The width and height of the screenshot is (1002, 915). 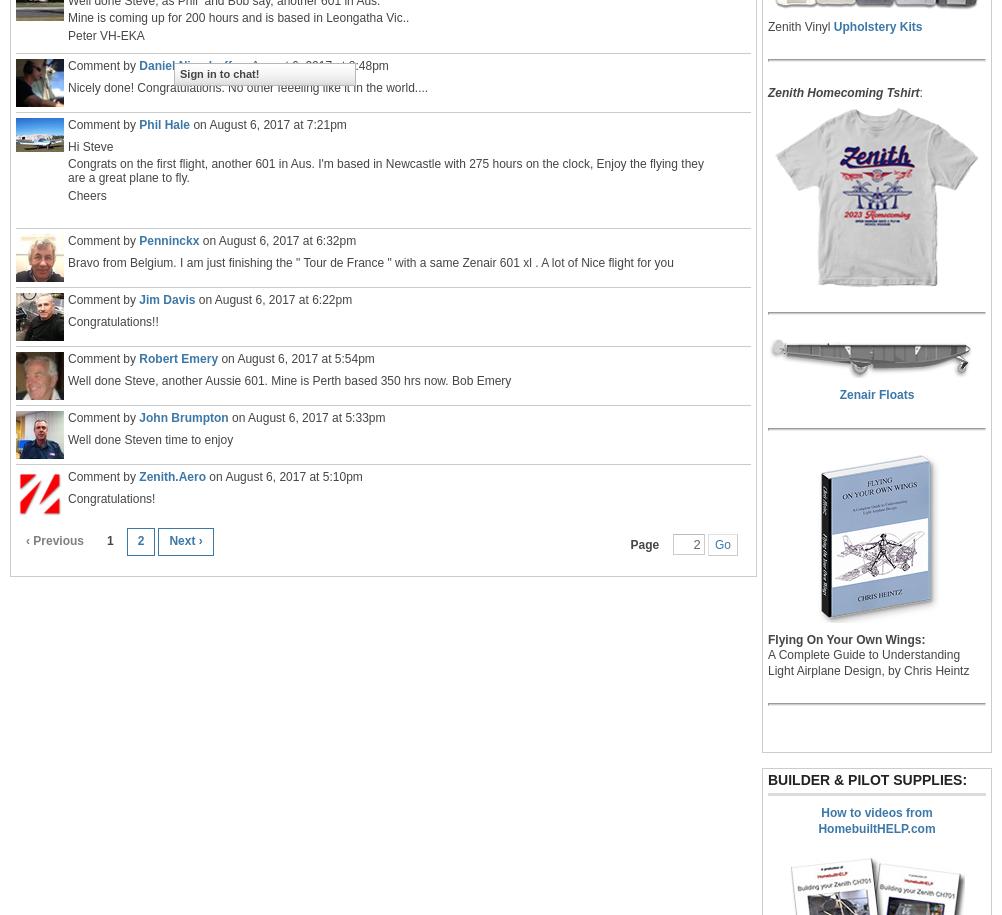 What do you see at coordinates (172, 475) in the screenshot?
I see `'Zenith.Aero'` at bounding box center [172, 475].